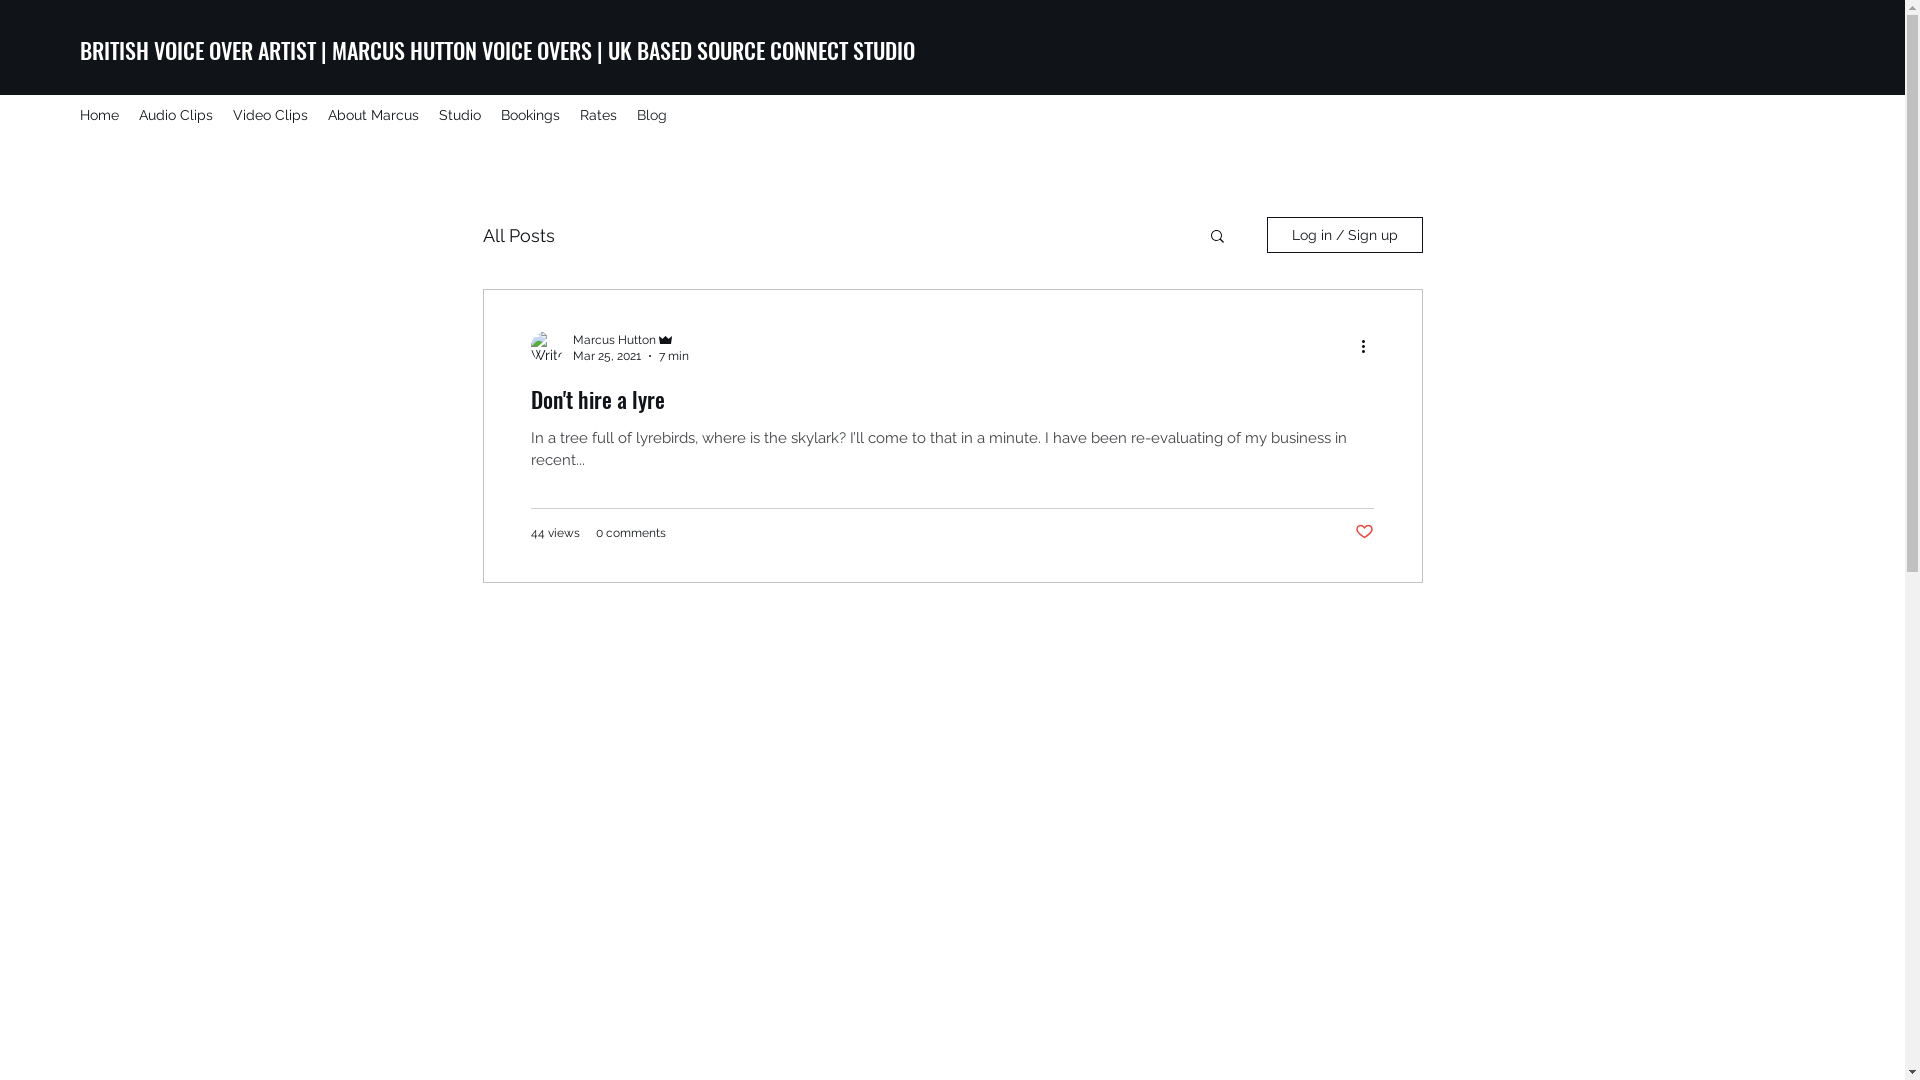 The width and height of the screenshot is (1920, 1080). I want to click on 'Log in / Sign up', so click(1344, 234).